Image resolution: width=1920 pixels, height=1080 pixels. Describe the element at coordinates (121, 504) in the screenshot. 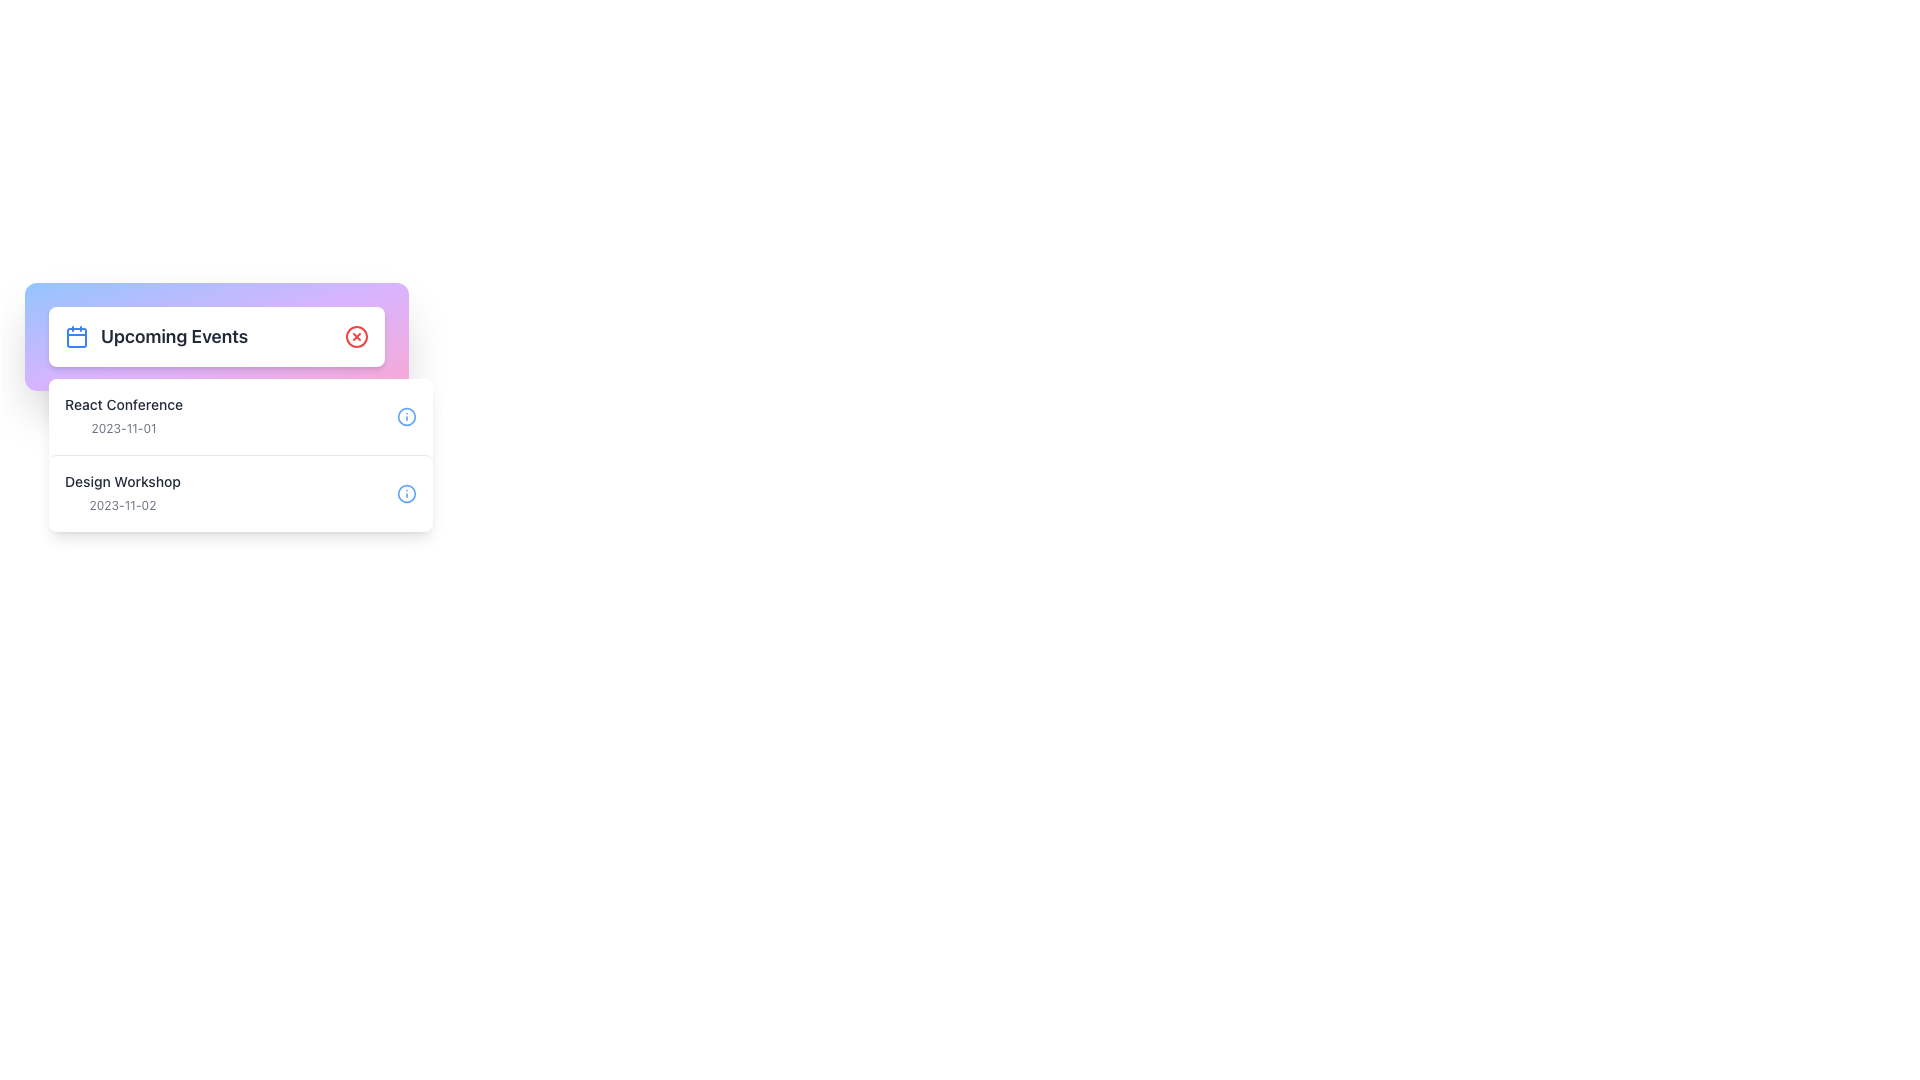

I see `date text label that displays '2023-11-02', positioned under 'Design Workshop' in muted gray color within the event schedule module` at that location.